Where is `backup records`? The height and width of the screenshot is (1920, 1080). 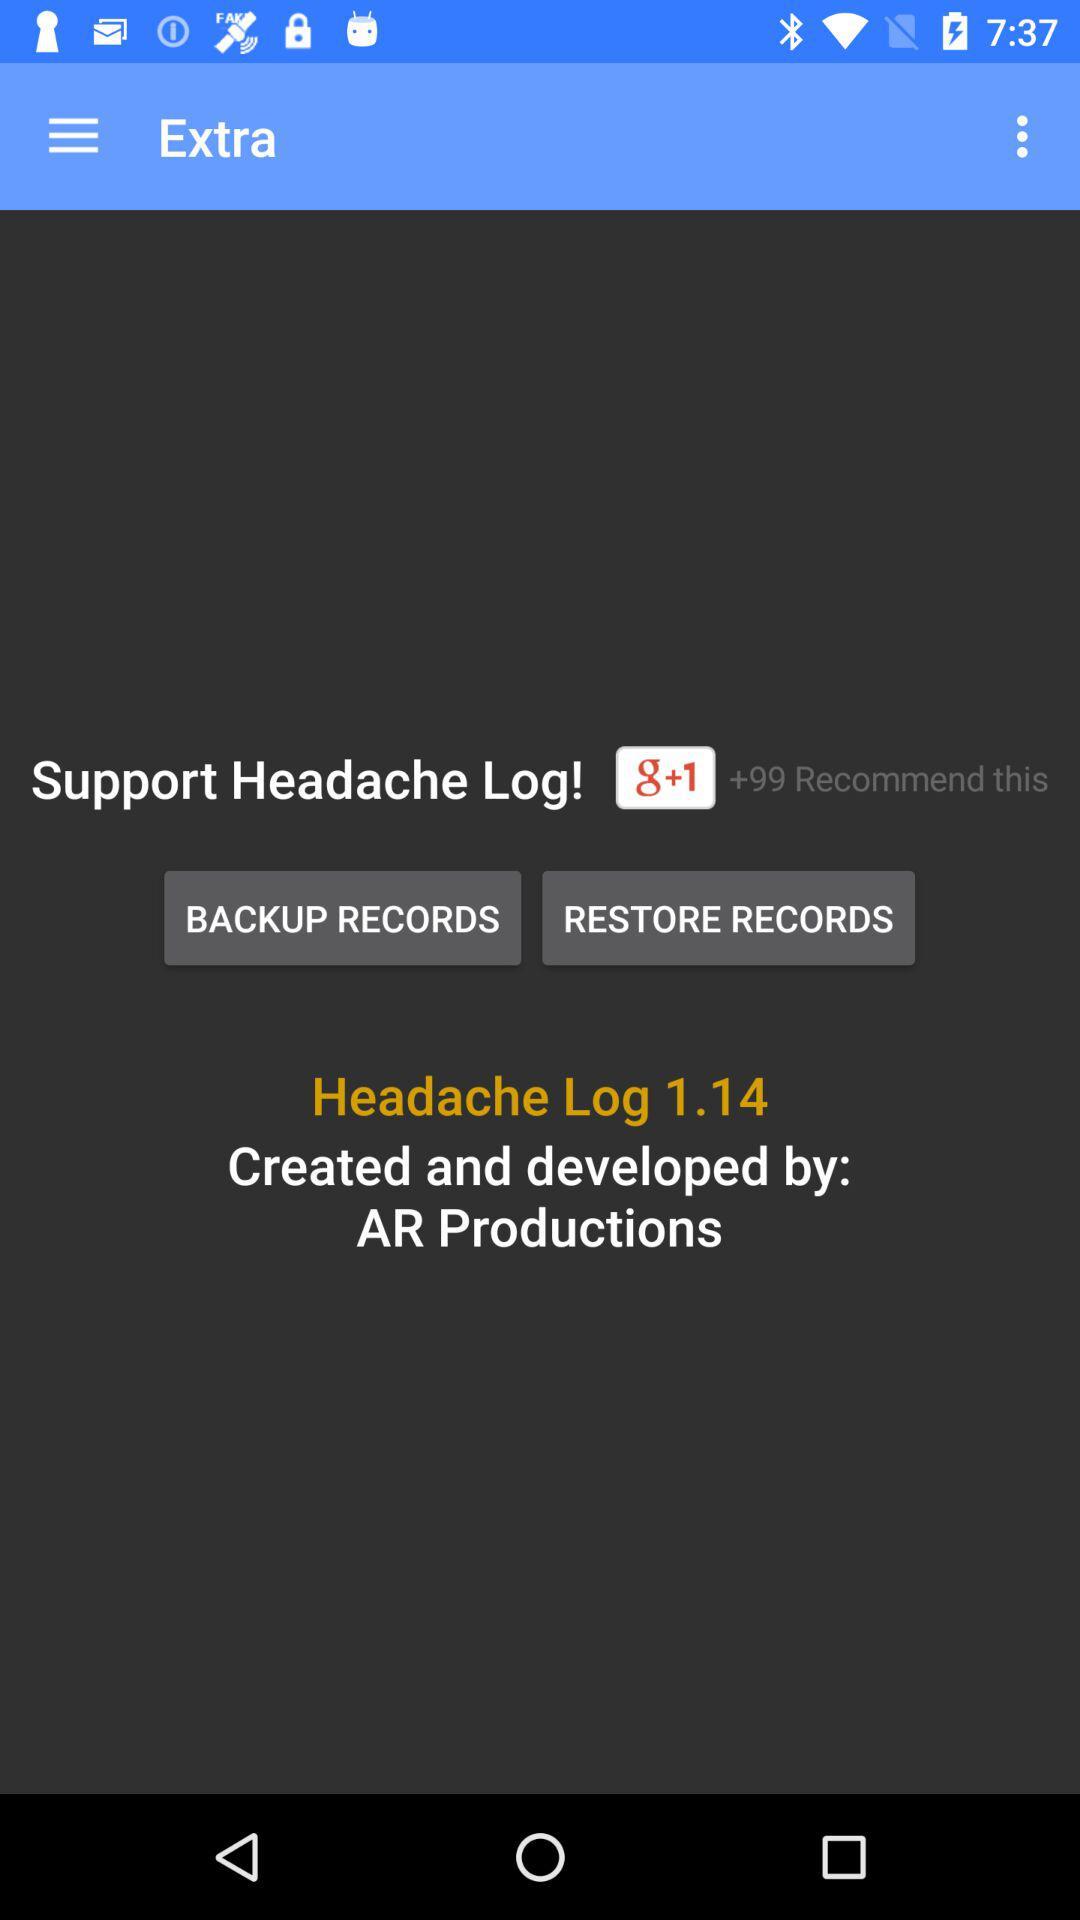
backup records is located at coordinates (341, 916).